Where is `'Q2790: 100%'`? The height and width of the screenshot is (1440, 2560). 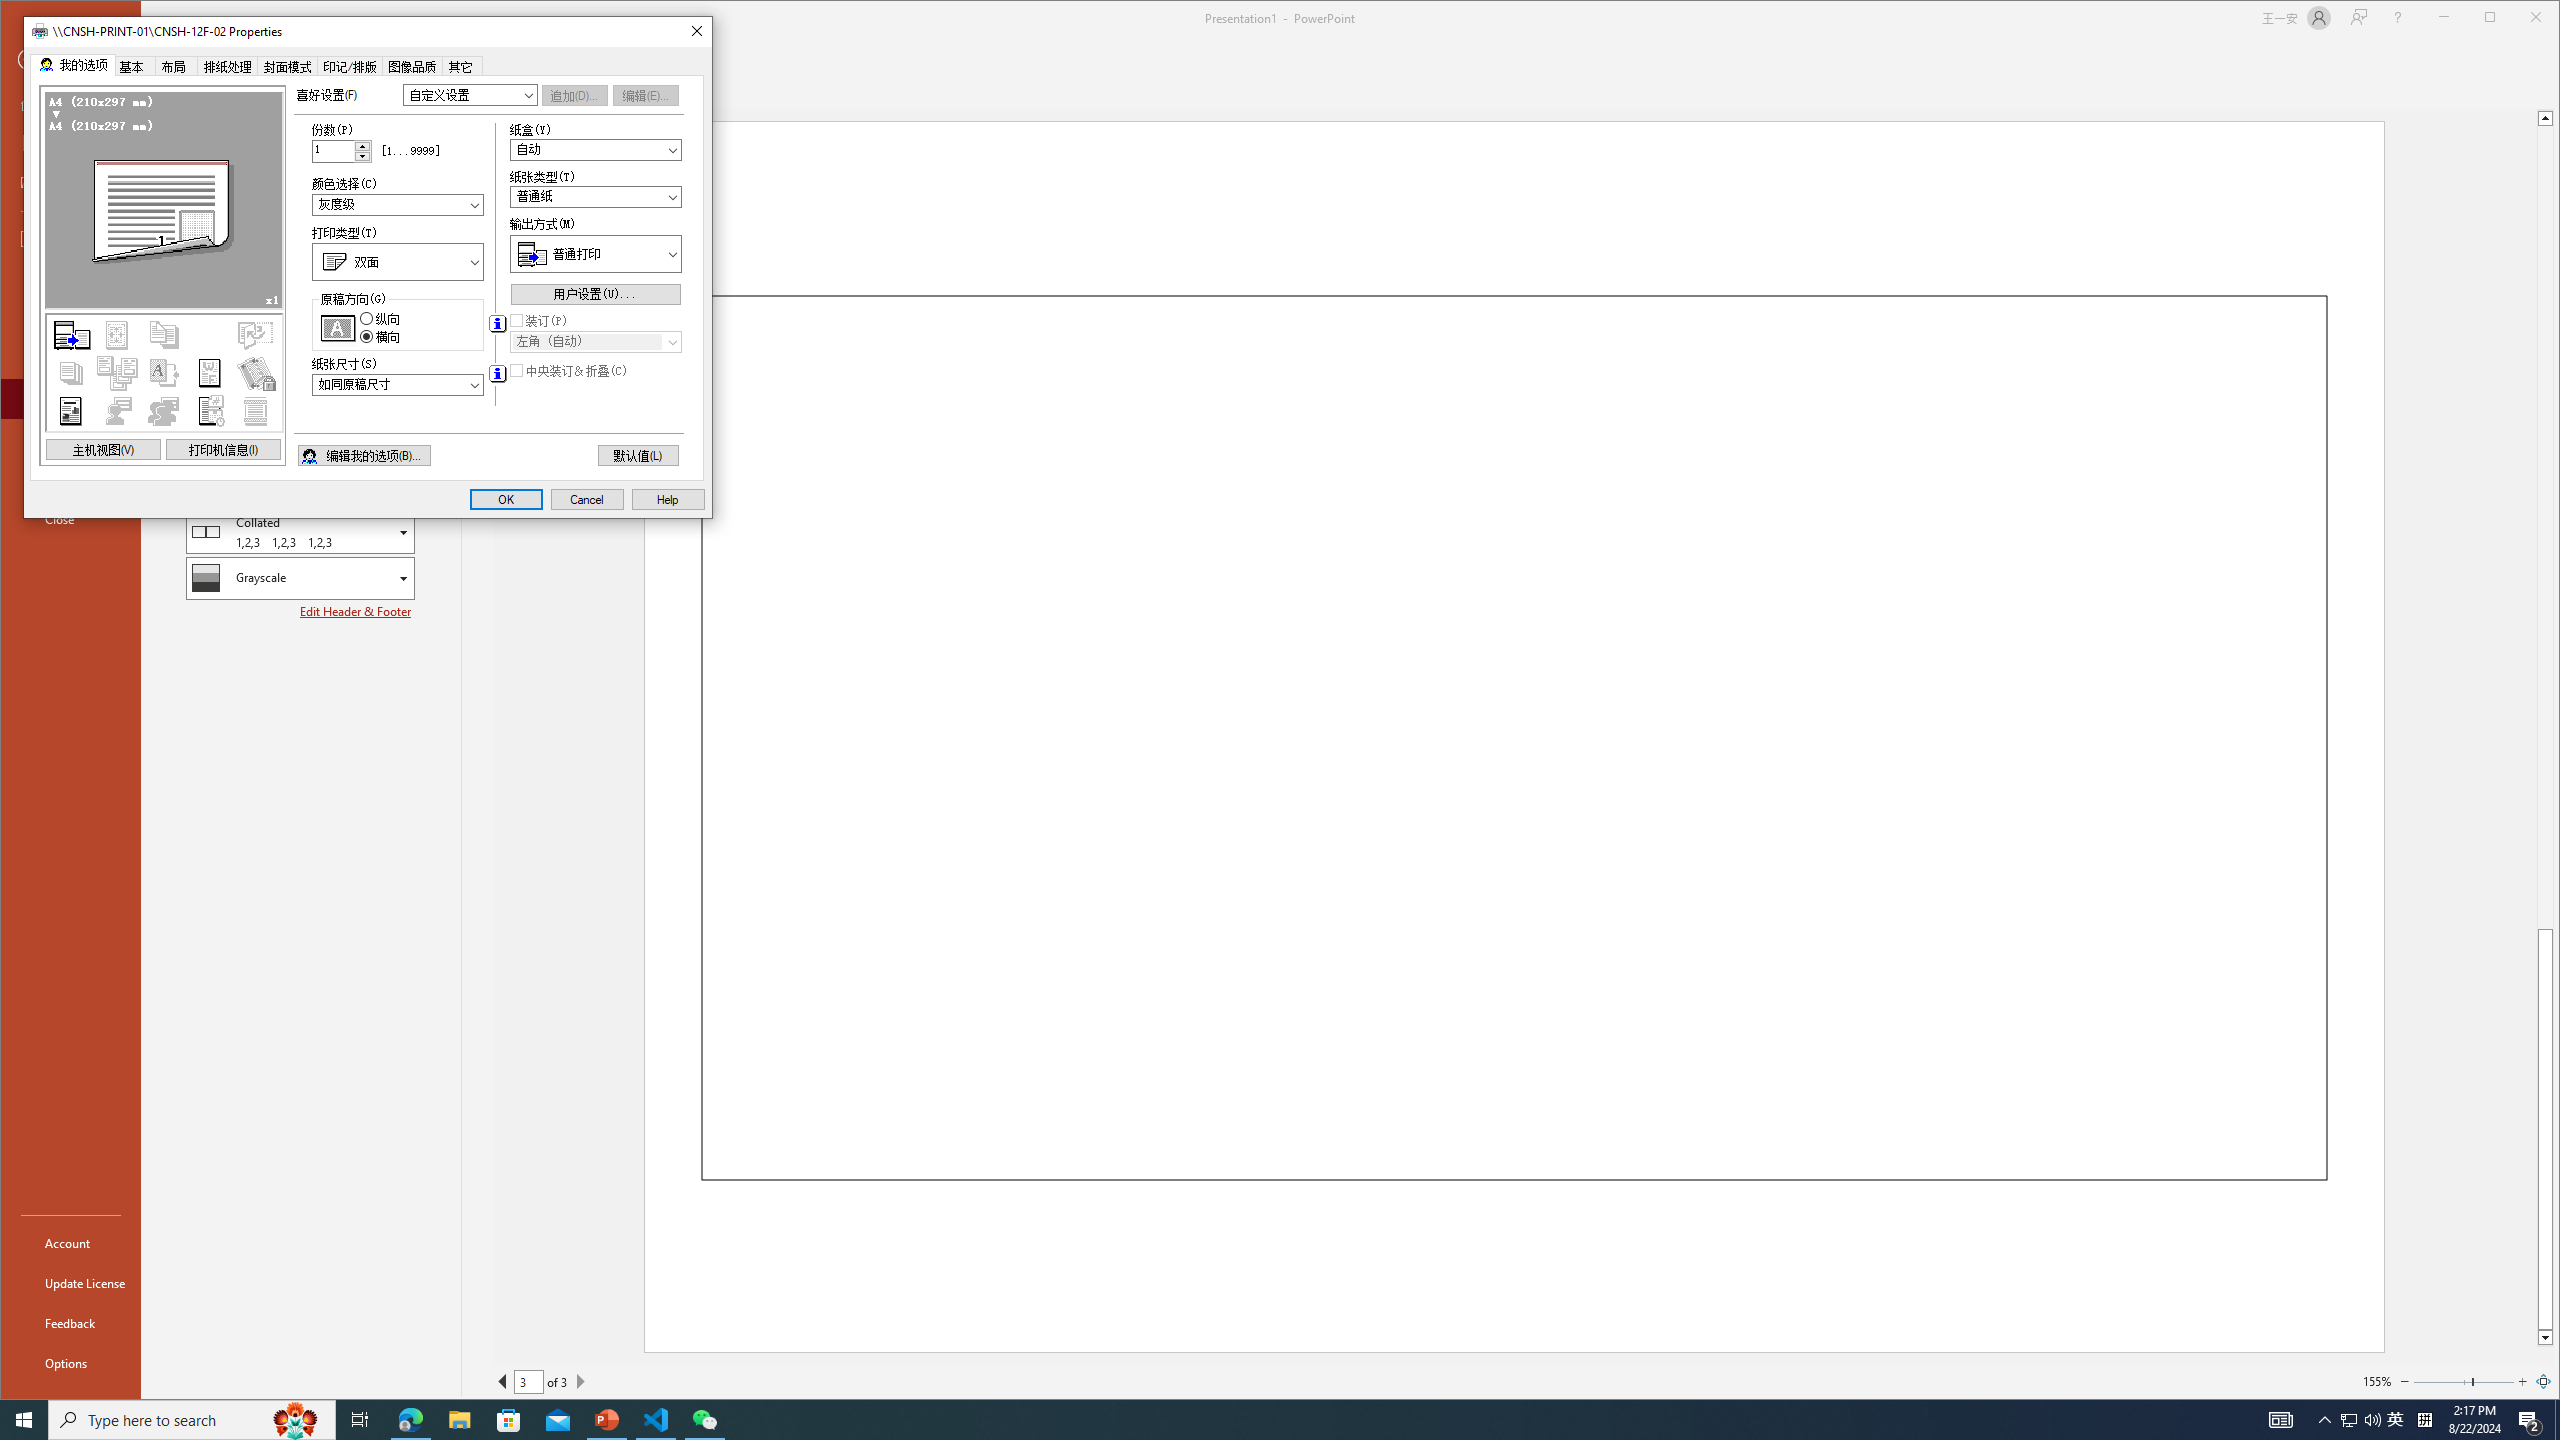
'Q2790: 100%' is located at coordinates (2372, 1418).